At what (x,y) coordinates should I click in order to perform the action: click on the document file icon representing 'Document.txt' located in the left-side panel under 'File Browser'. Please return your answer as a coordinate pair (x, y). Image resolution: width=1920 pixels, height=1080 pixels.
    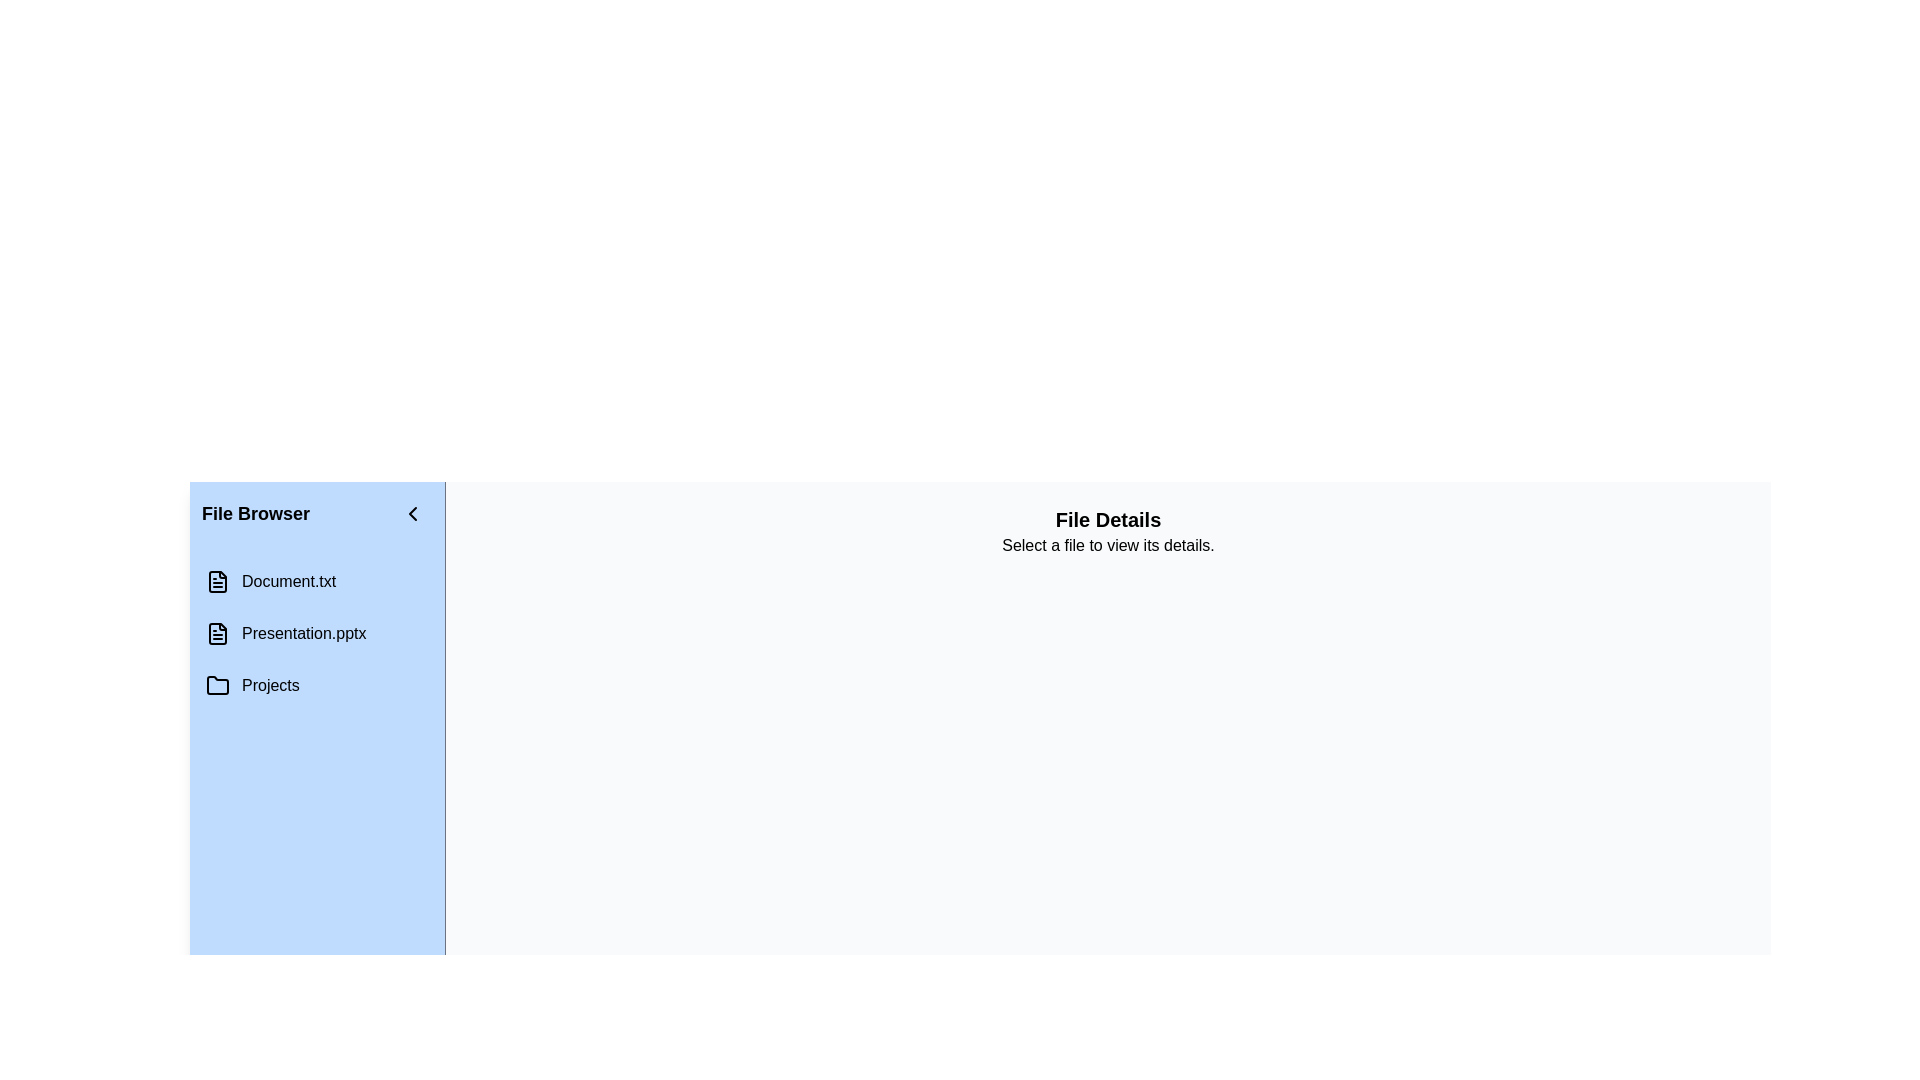
    Looking at the image, I should click on (217, 582).